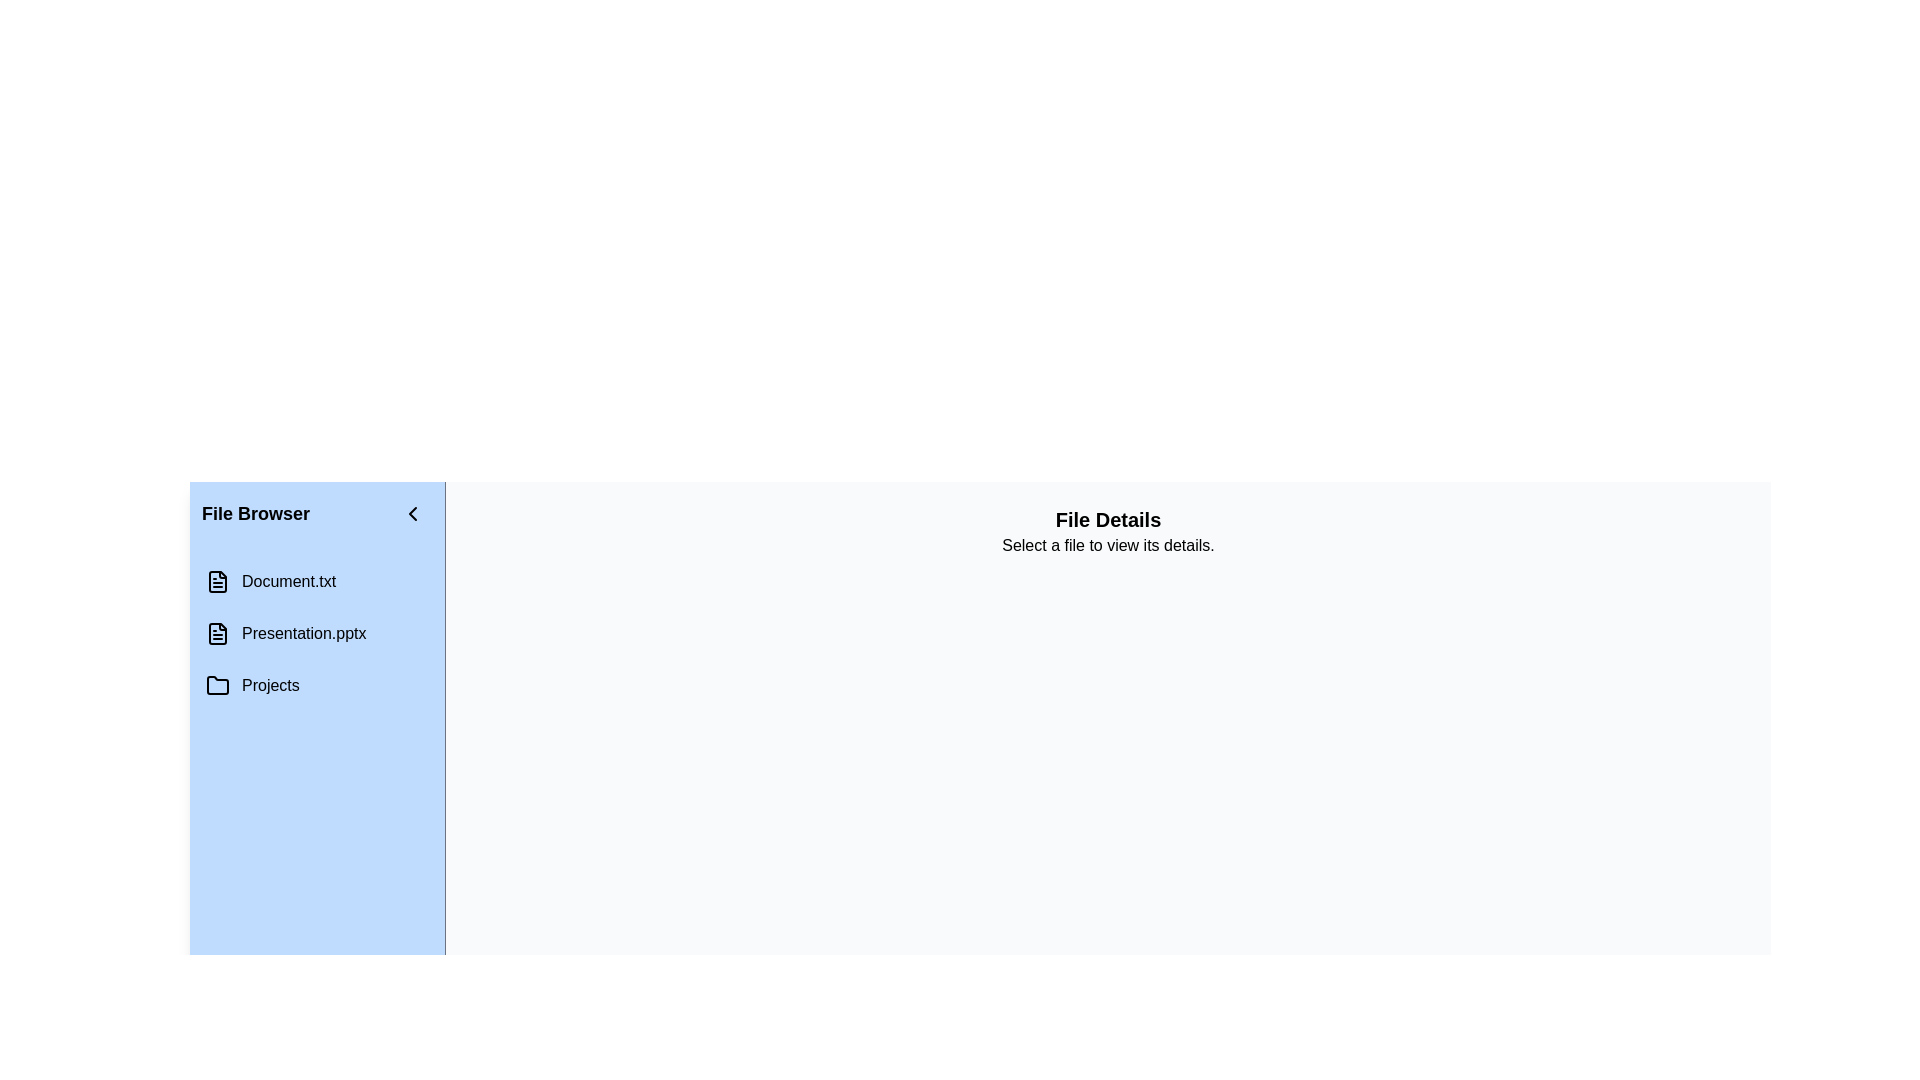 This screenshot has width=1920, height=1080. Describe the element at coordinates (316, 582) in the screenshot. I see `the first list item in the sidebar, which displays an icon resembling a document file and the label 'Document.txt'` at that location.